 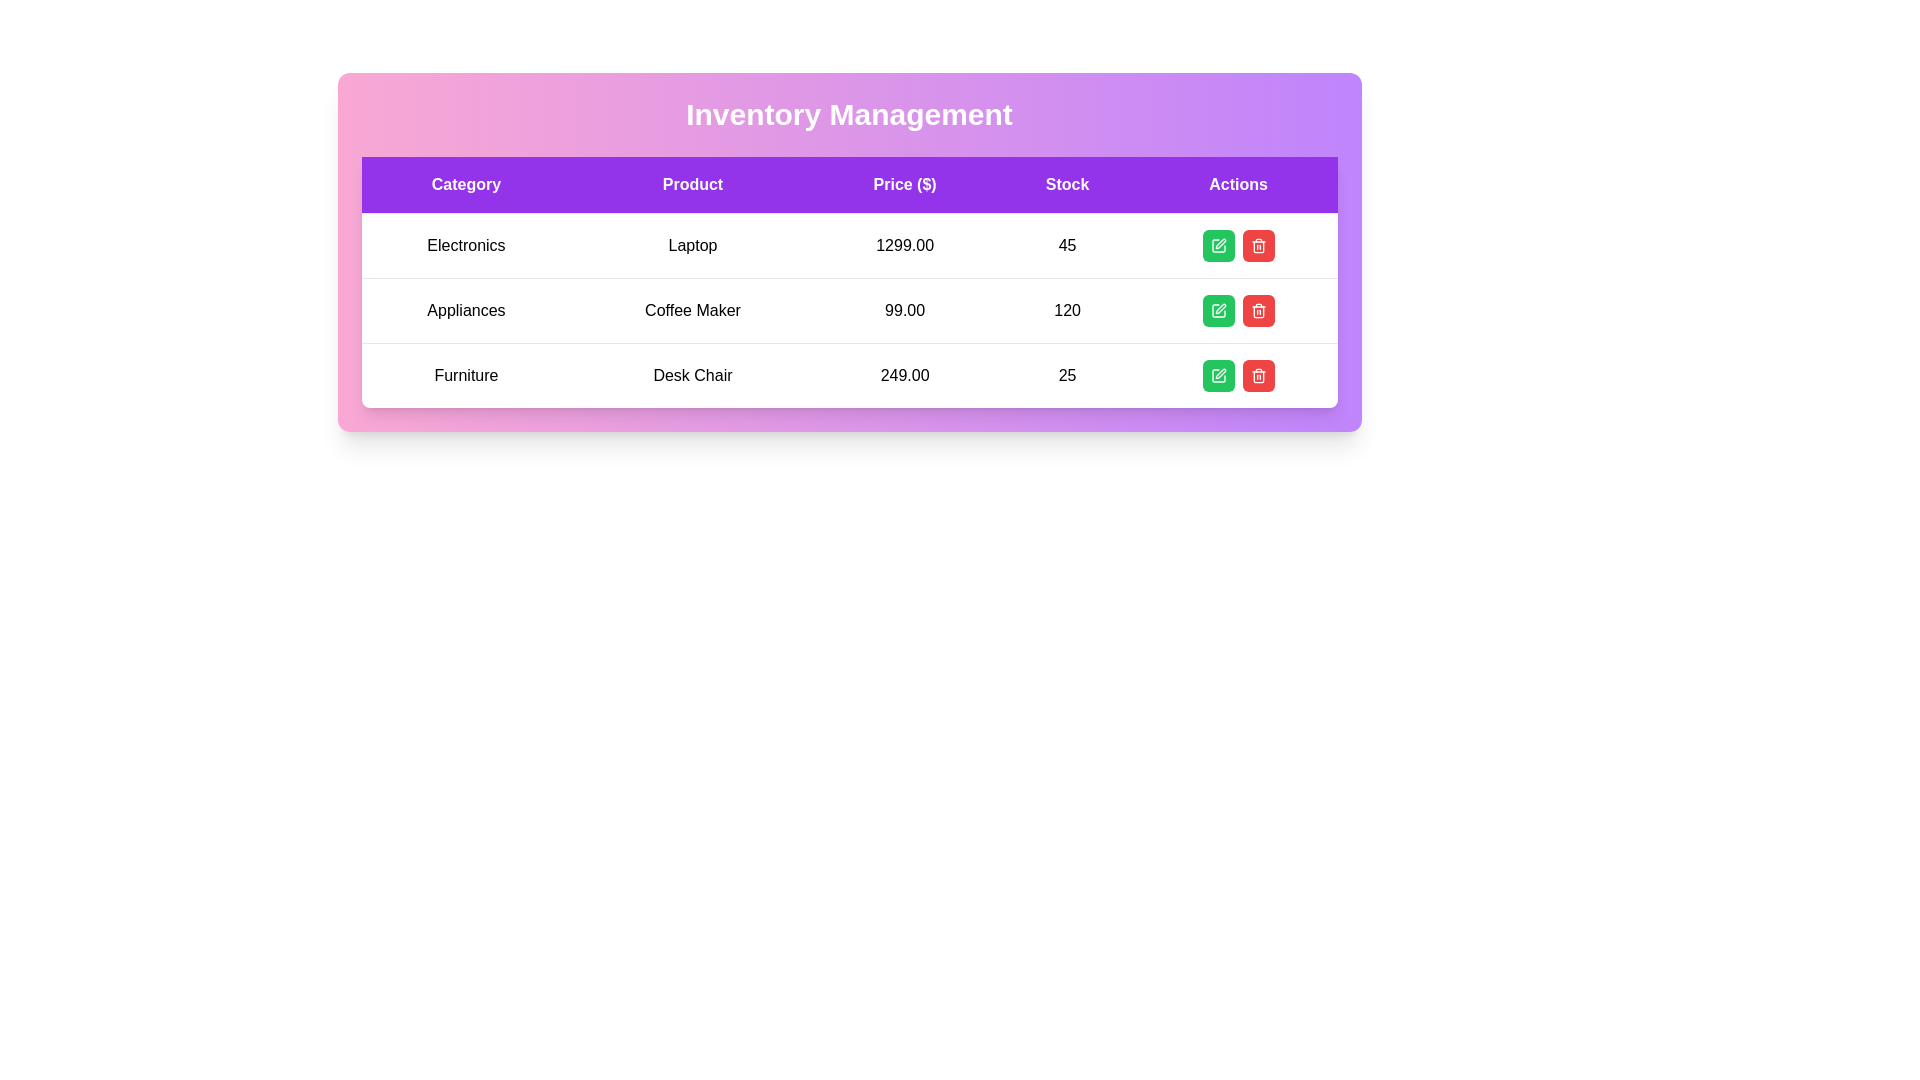 I want to click on the Table Header Cell with the purple background and white text that reads 'Stock', which is the fourth element in the header row of the table, so click(x=1066, y=185).